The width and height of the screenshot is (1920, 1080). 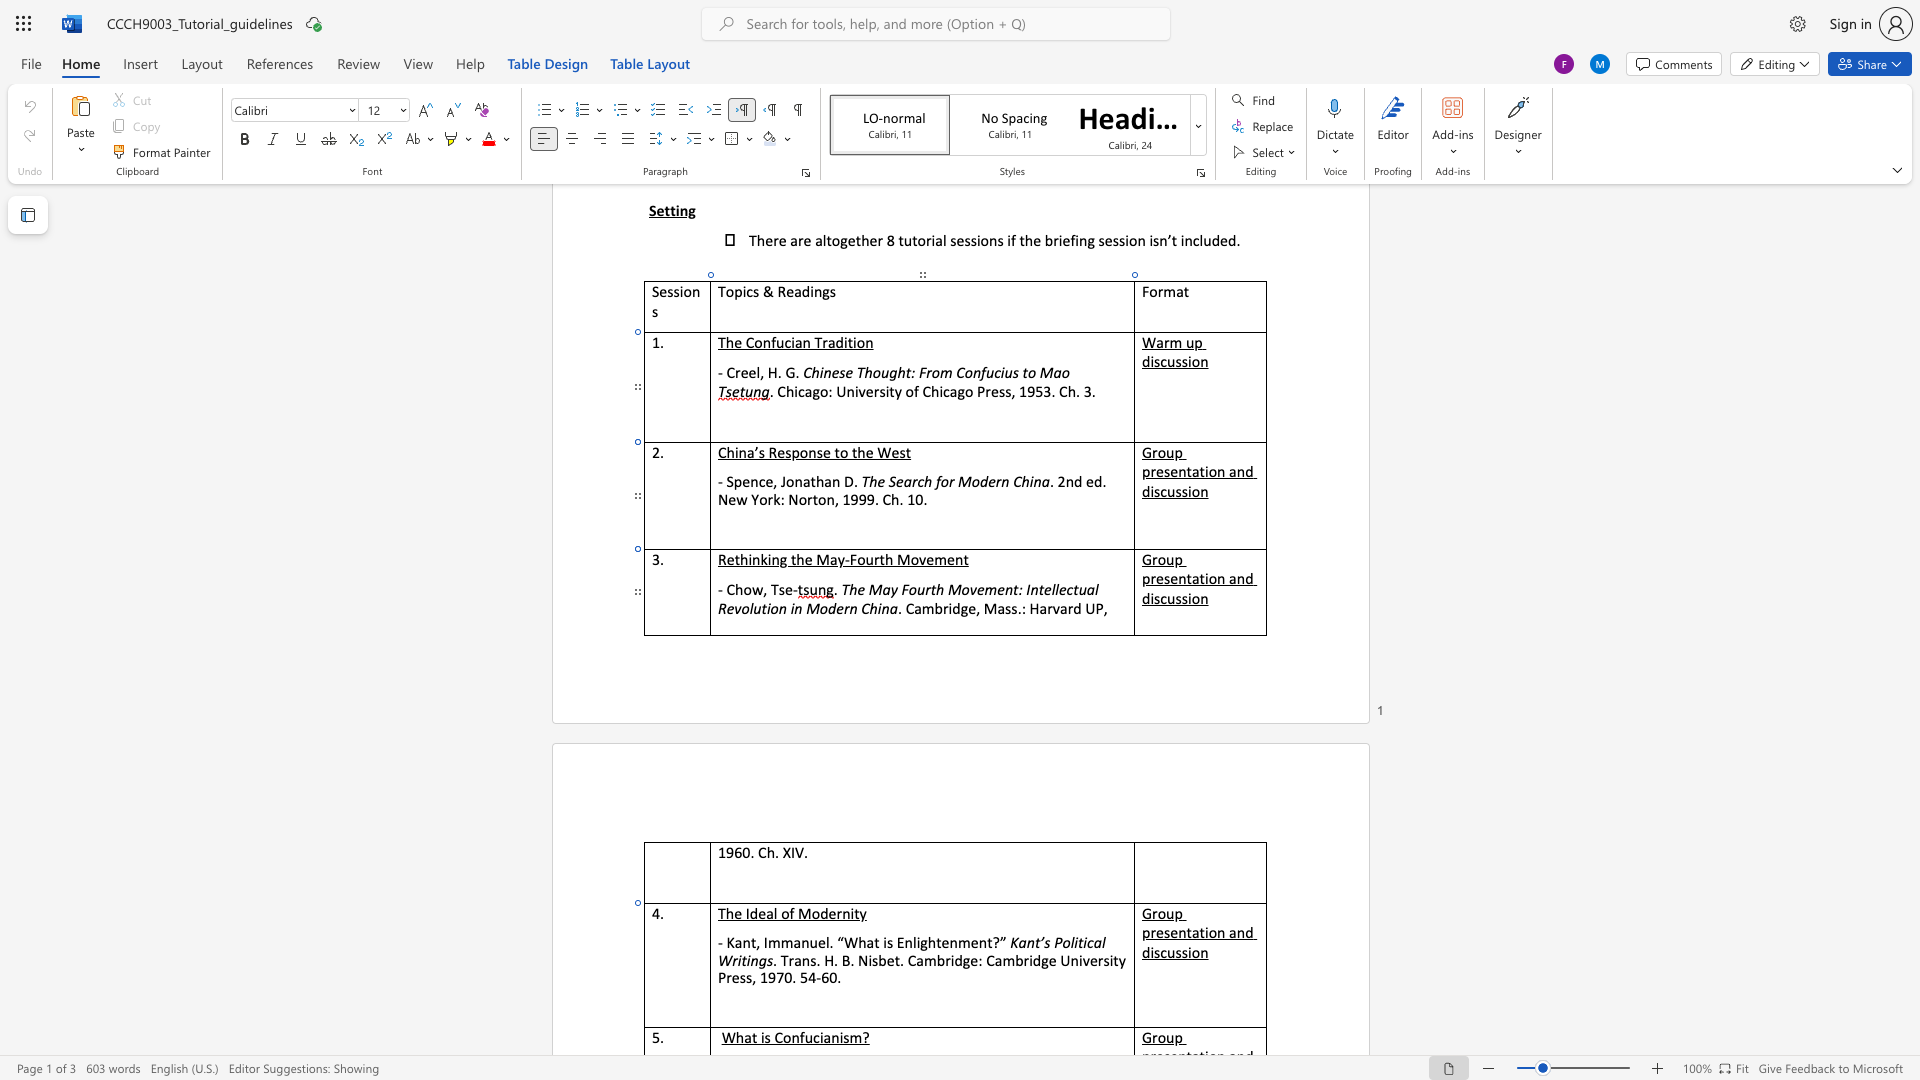 What do you see at coordinates (806, 852) in the screenshot?
I see `the 3th character "." in the text` at bounding box center [806, 852].